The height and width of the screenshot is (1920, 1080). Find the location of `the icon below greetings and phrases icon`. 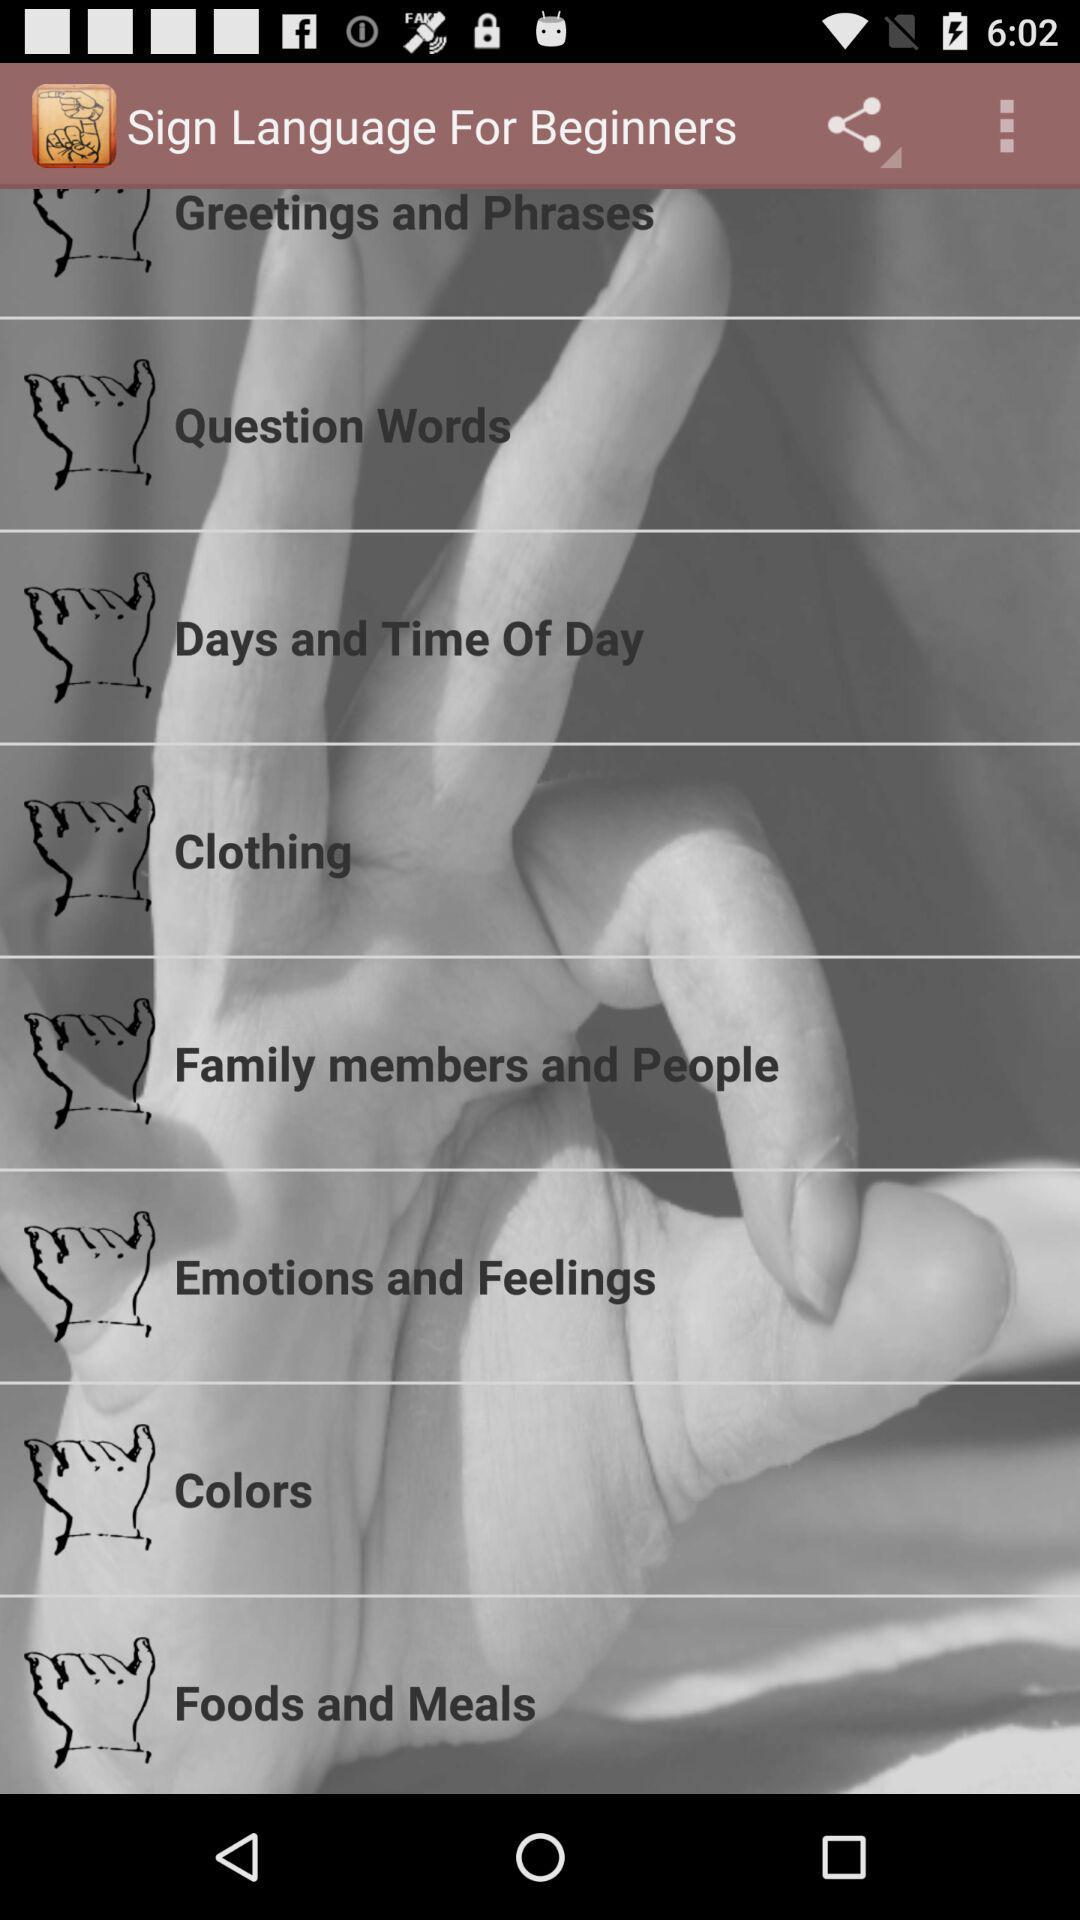

the icon below greetings and phrases icon is located at coordinates (613, 423).